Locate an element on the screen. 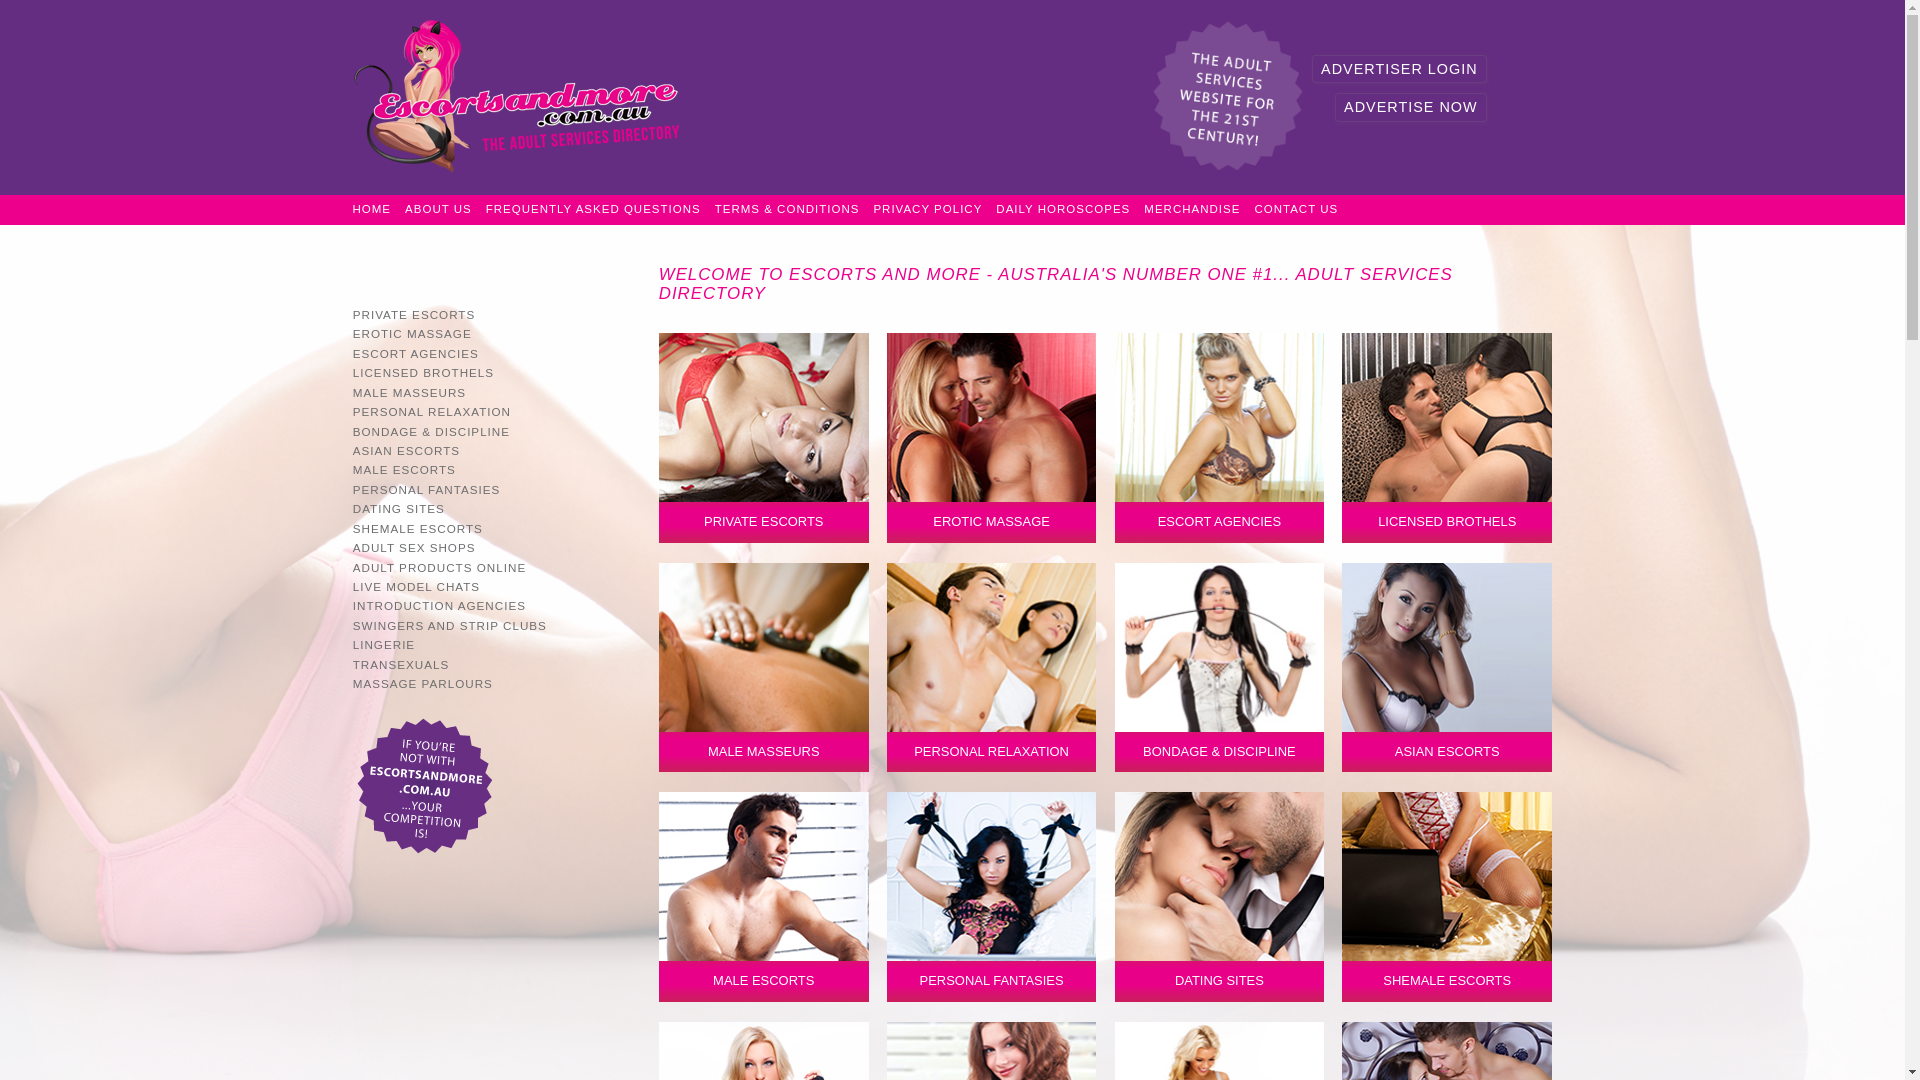 This screenshot has width=1920, height=1080. 'ADULT PRODUCTS ONLINE' is located at coordinates (353, 567).